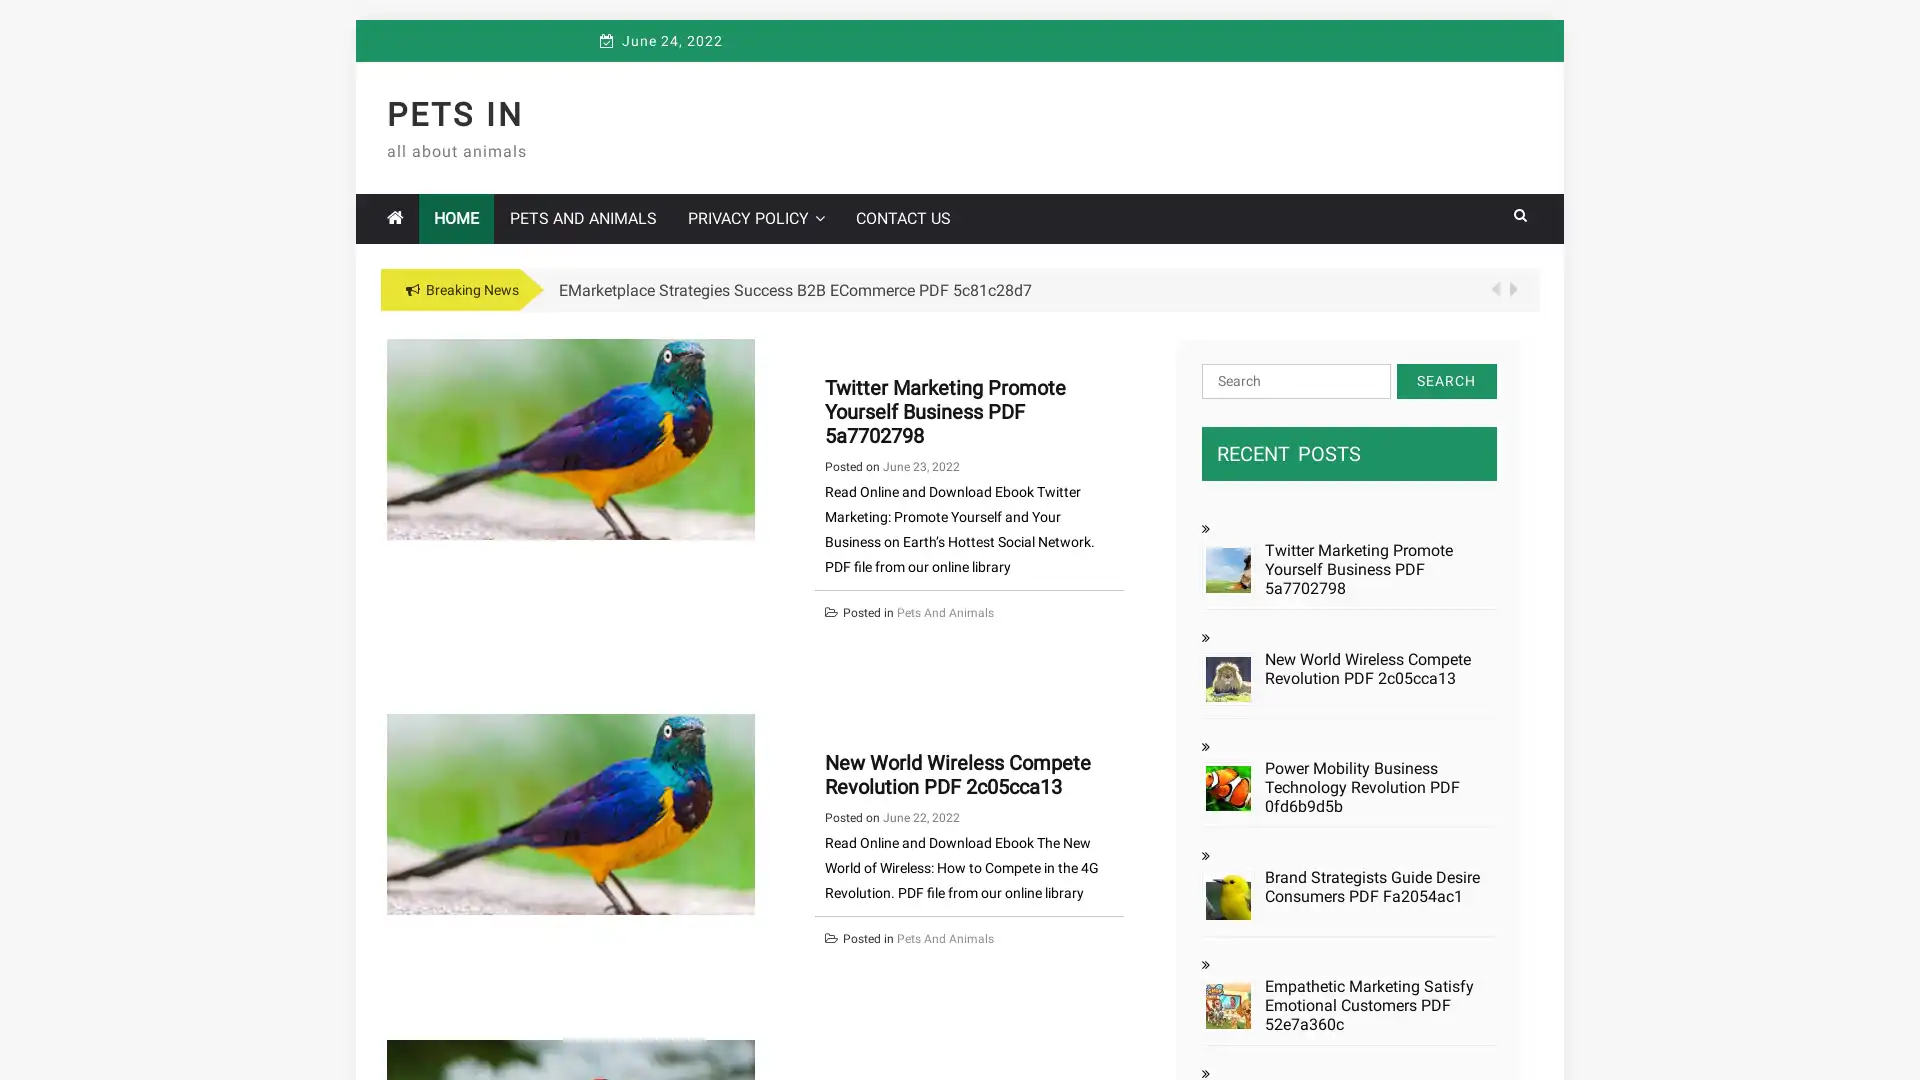 Image resolution: width=1920 pixels, height=1080 pixels. Describe the element at coordinates (1445, 380) in the screenshot. I see `Search` at that location.